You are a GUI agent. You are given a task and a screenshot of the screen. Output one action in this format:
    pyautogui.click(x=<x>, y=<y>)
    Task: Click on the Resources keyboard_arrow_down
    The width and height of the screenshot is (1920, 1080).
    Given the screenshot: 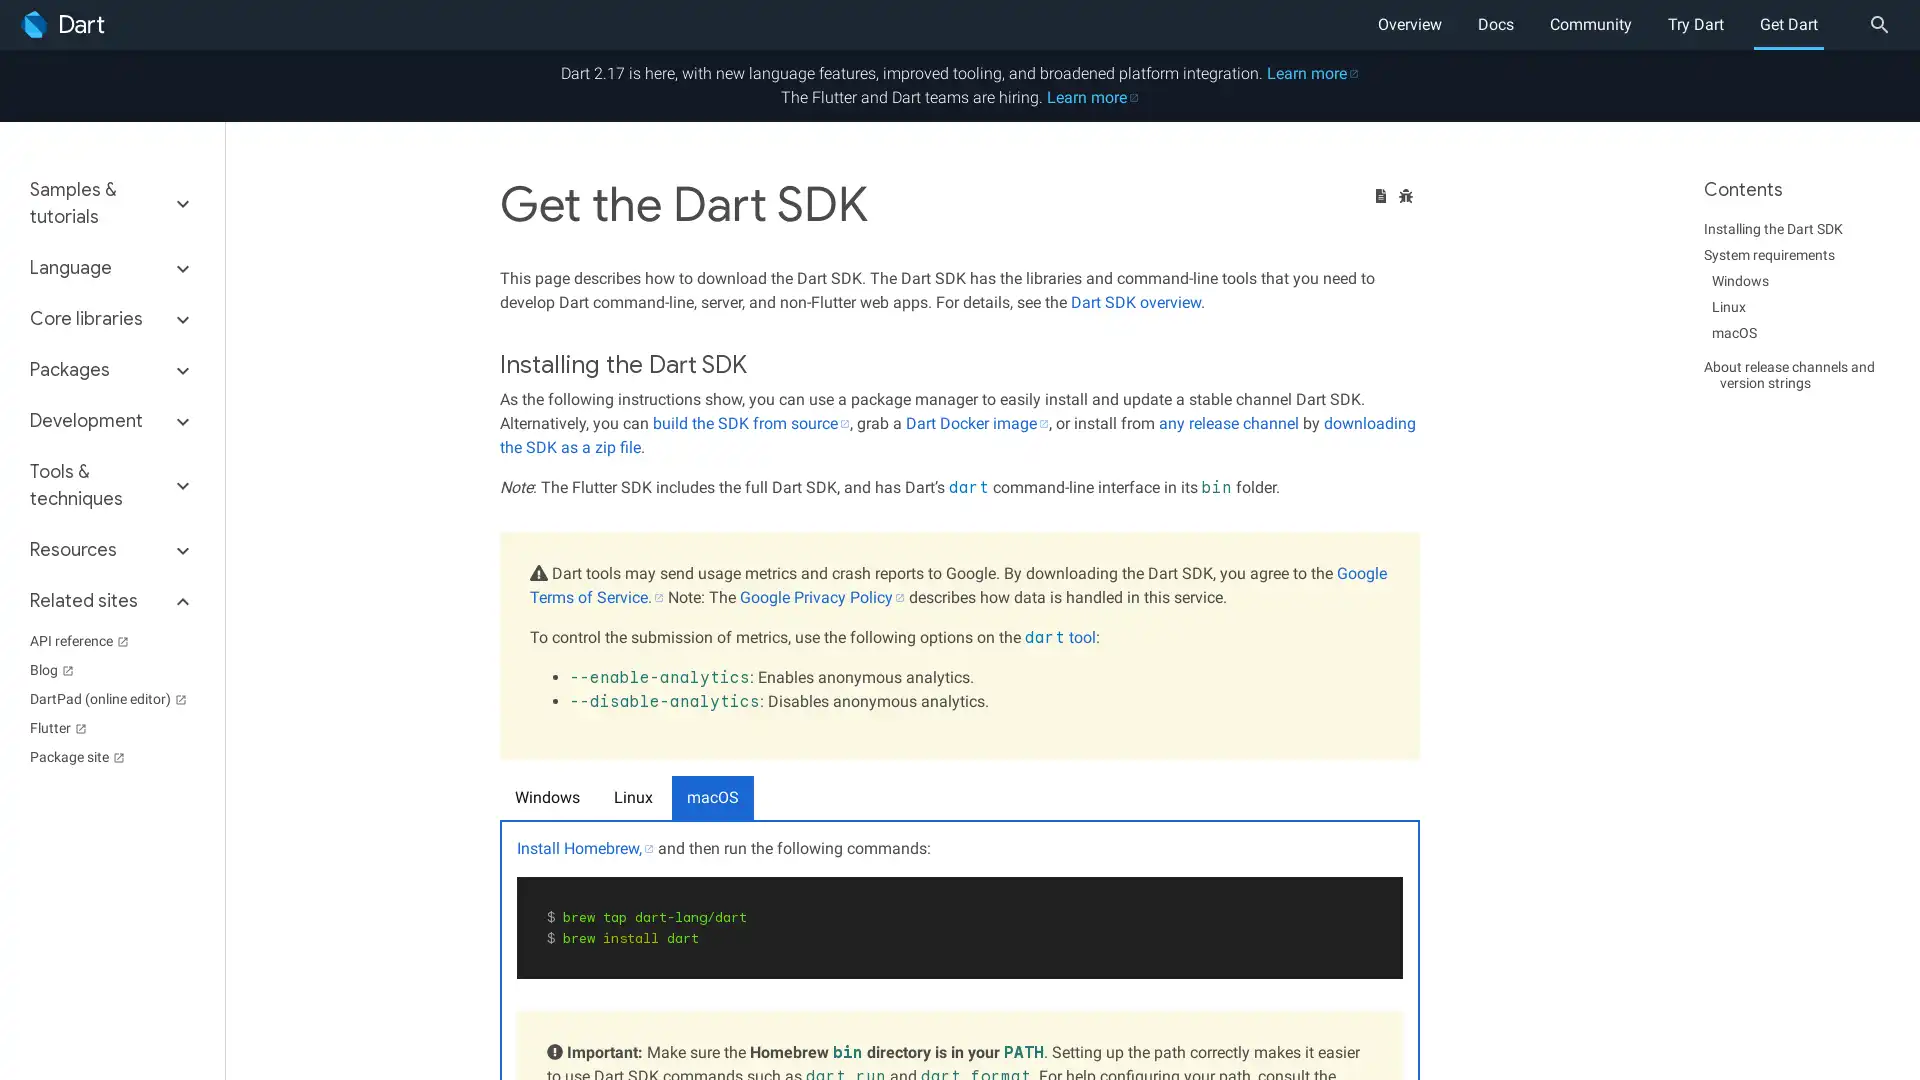 What is the action you would take?
    pyautogui.click(x=111, y=550)
    